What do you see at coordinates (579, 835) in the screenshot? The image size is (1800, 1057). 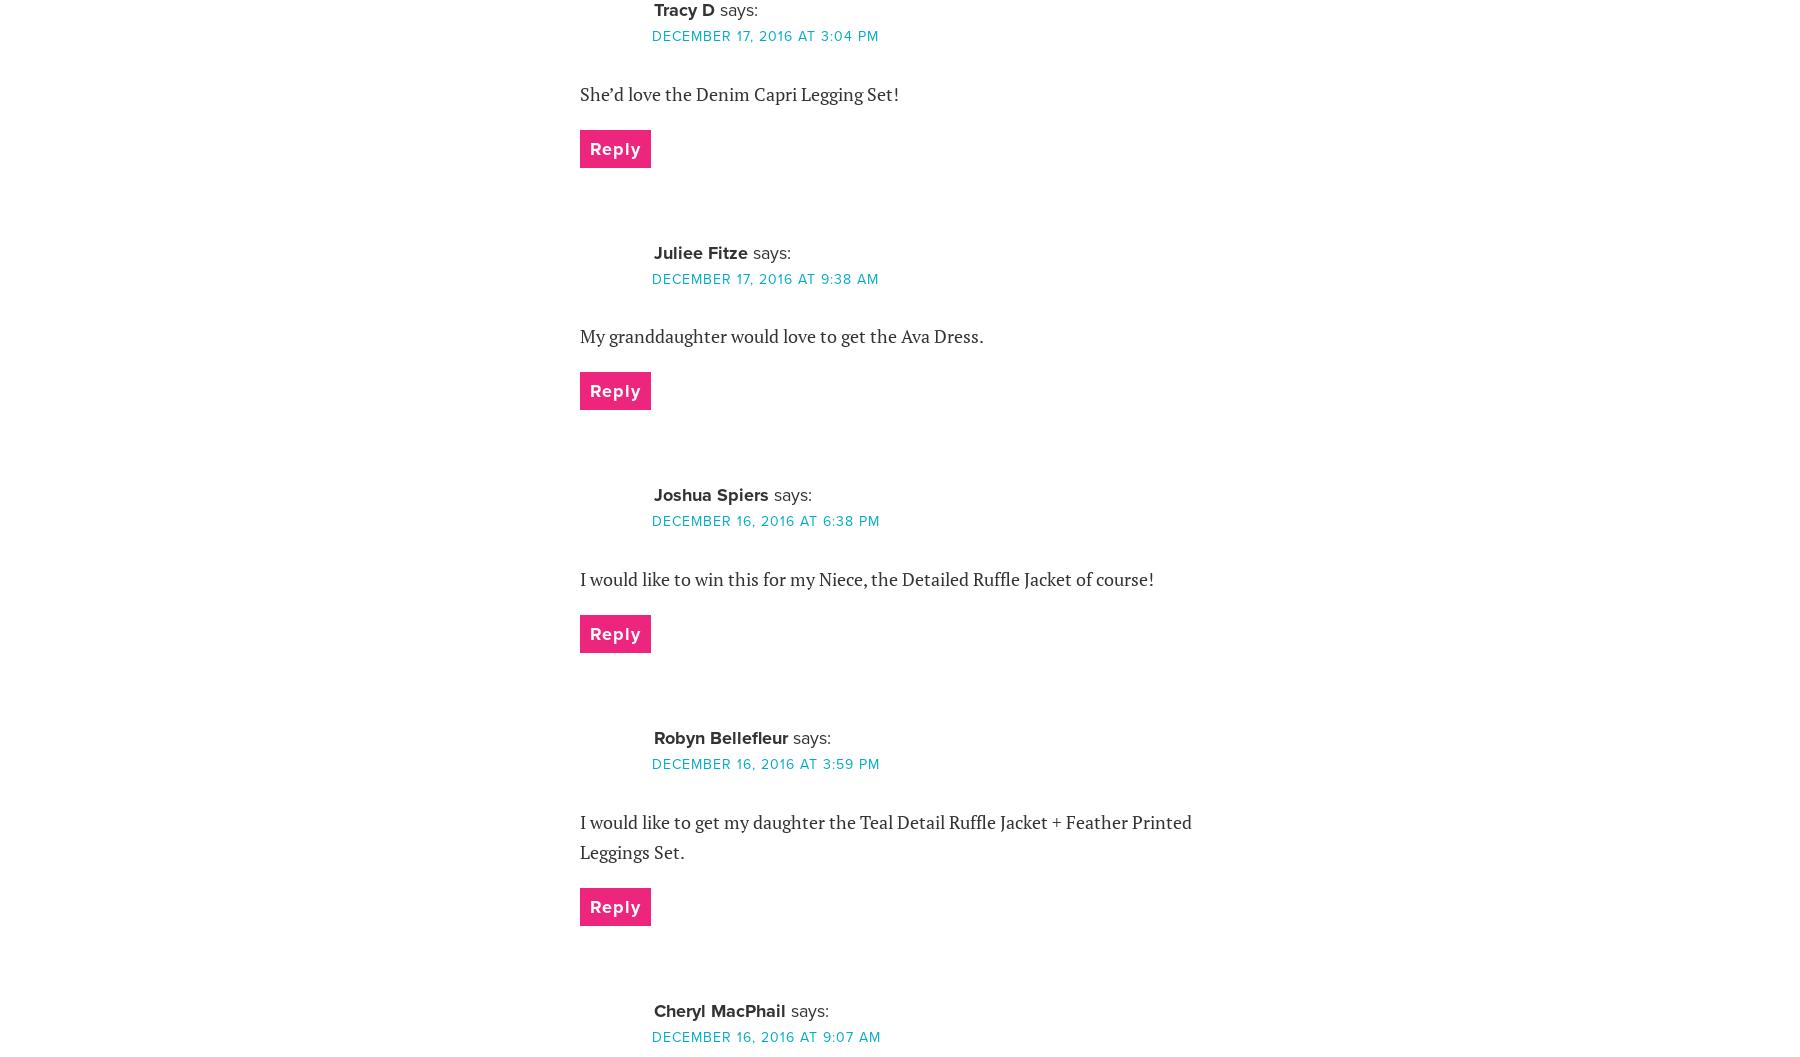 I see `'I would like to get my daughter the Teal Detail Ruffle Jacket + Feather Printed Leggings Set.'` at bounding box center [579, 835].